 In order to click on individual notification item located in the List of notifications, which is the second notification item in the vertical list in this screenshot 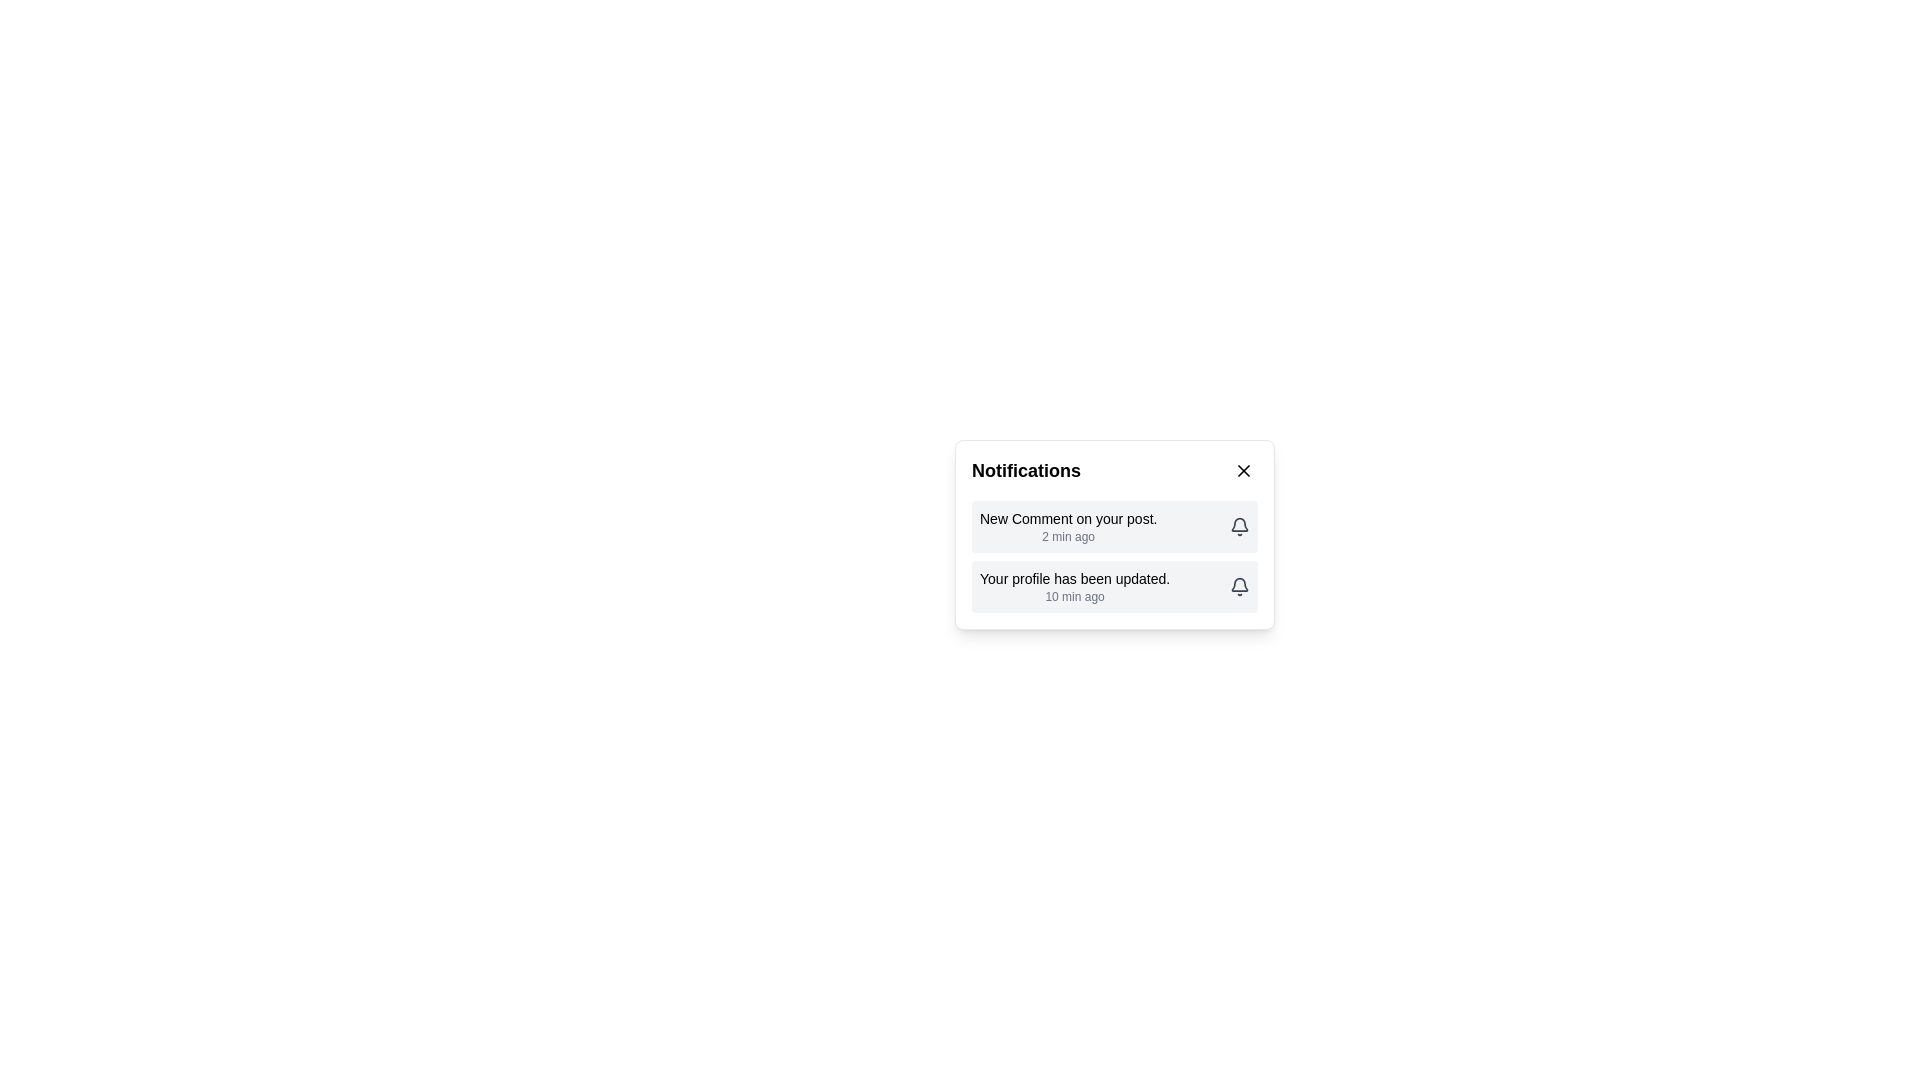, I will do `click(1113, 556)`.